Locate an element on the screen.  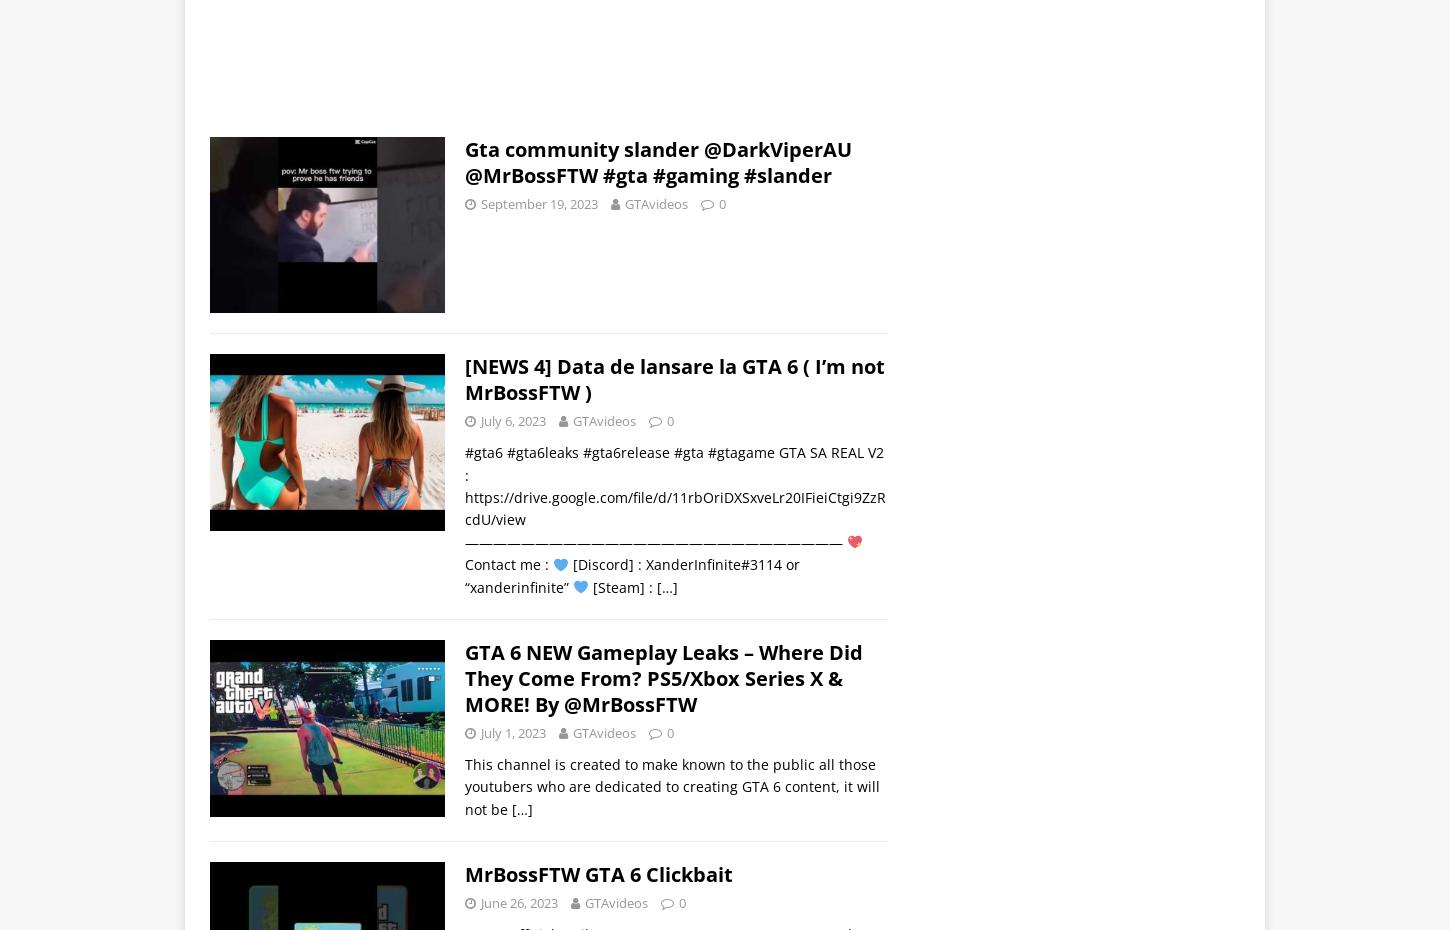
'Gta community slander @DarkViperAU  @MrBossFTW  #gta #gaming #slander' is located at coordinates (464, 160).